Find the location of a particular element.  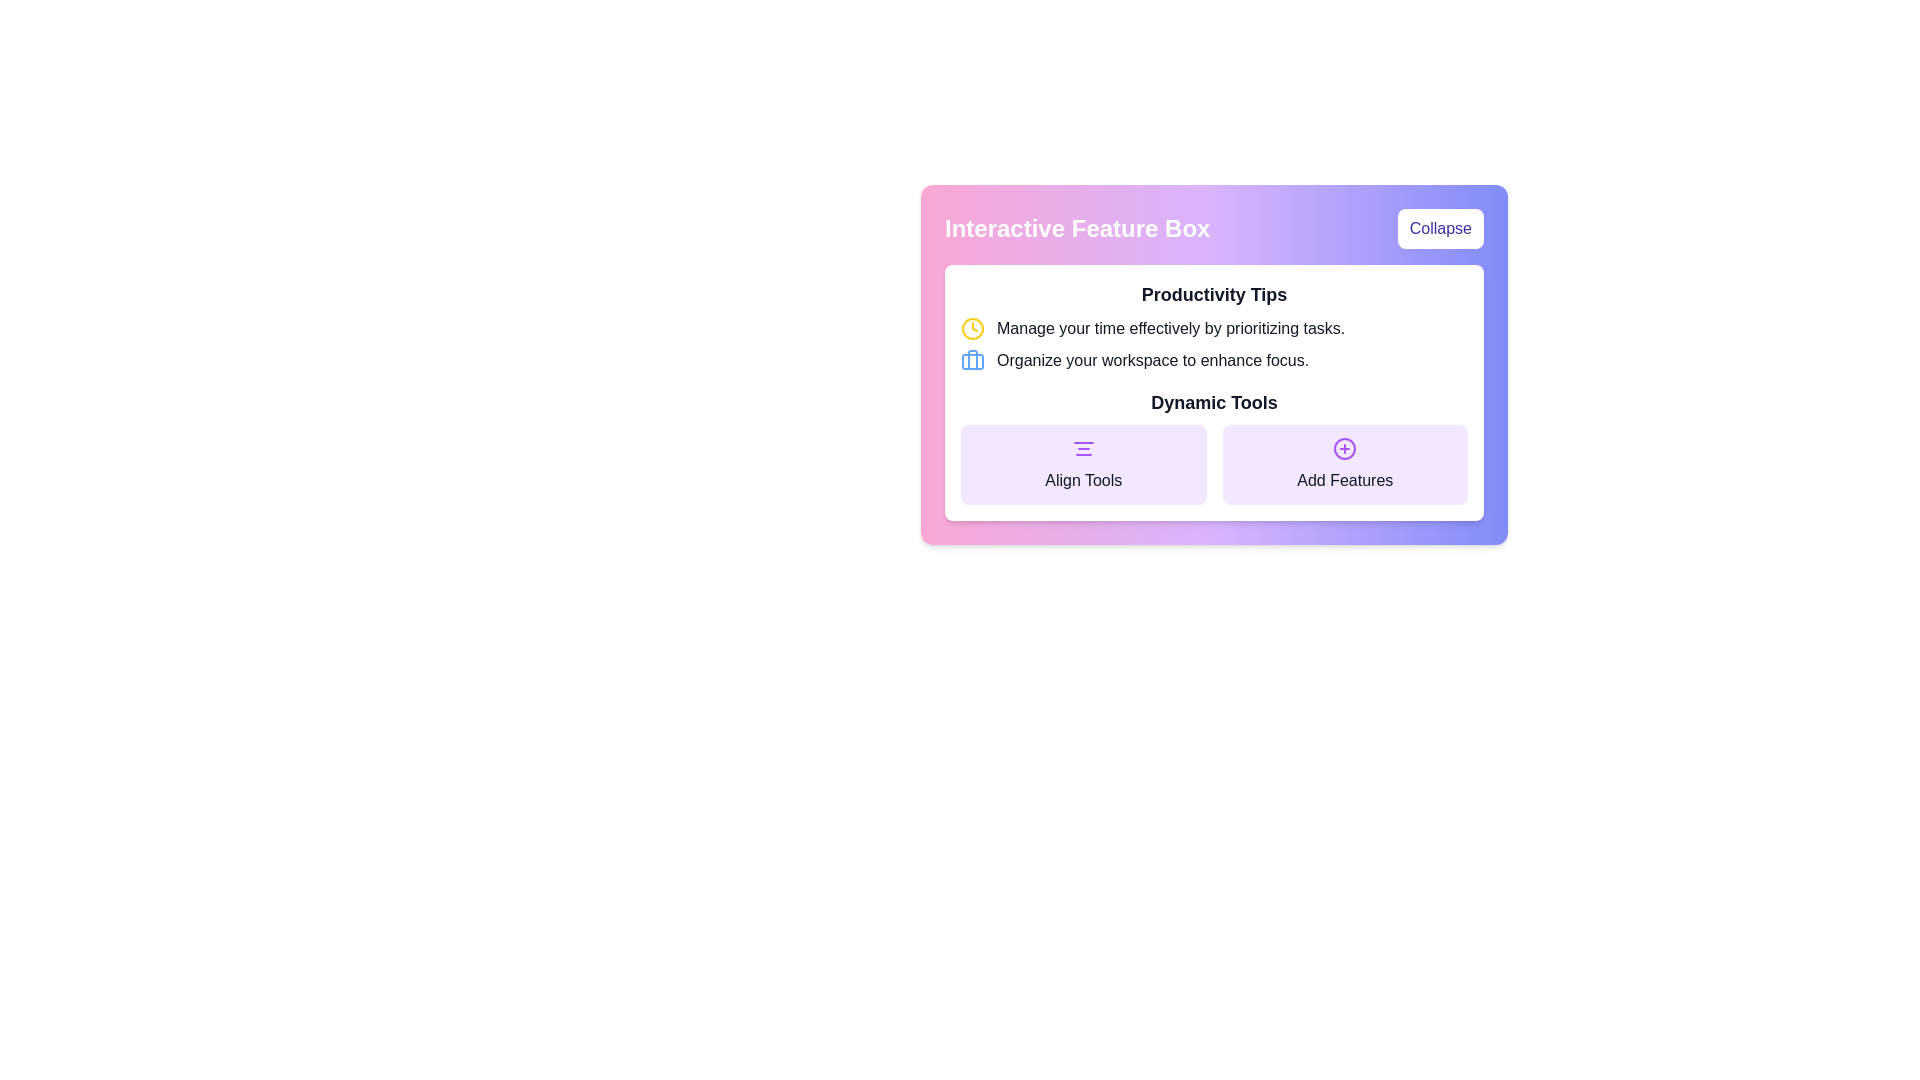

the 'Collapse' button with indigo text on a white background is located at coordinates (1440, 227).